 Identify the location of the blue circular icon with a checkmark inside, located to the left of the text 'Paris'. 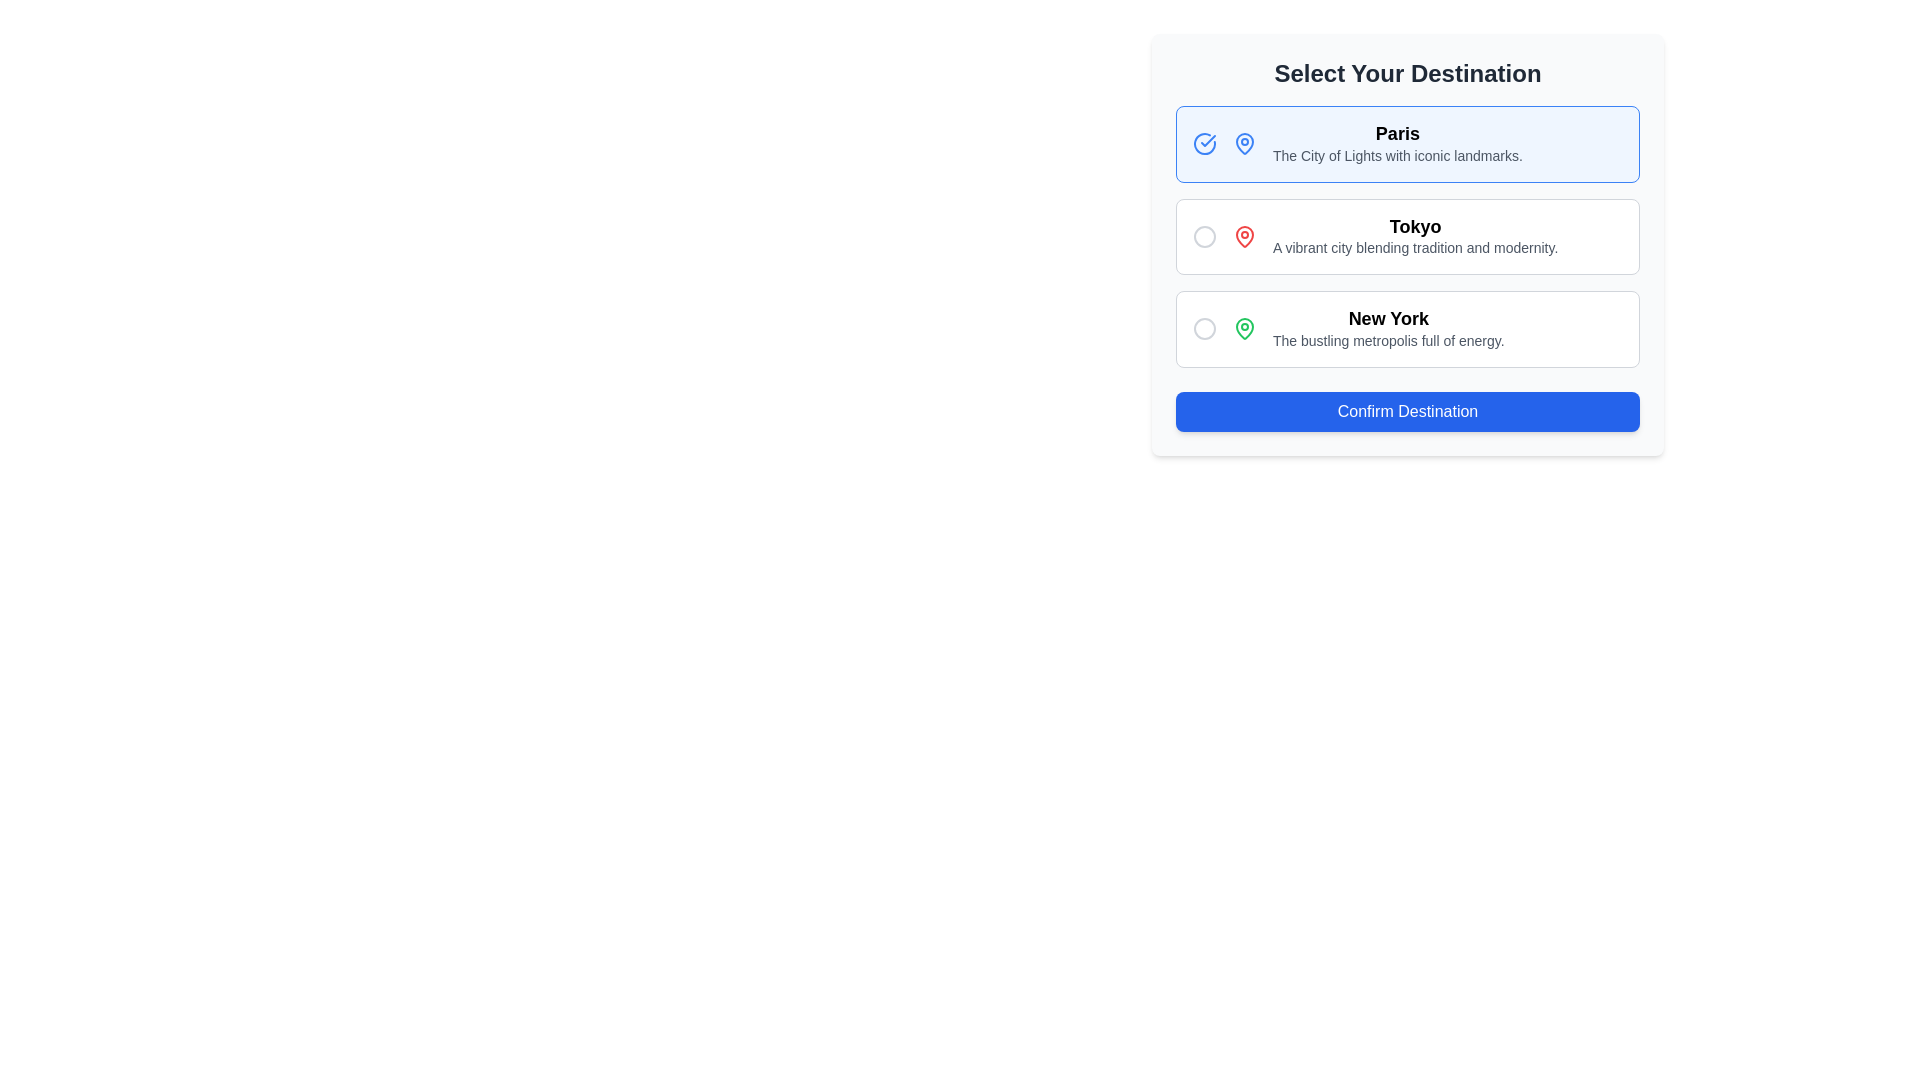
(1203, 142).